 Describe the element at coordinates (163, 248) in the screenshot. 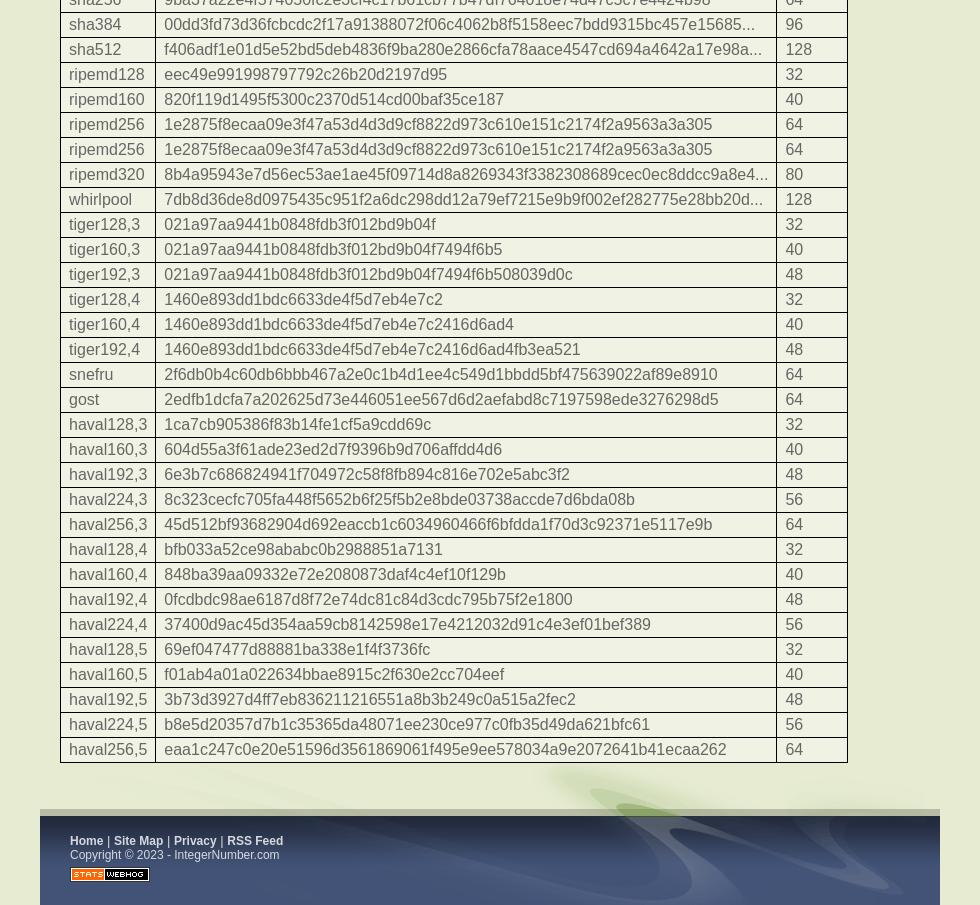

I see `'021a97aa9441b0848fdb3f012bd9b04f7494f6b5'` at that location.